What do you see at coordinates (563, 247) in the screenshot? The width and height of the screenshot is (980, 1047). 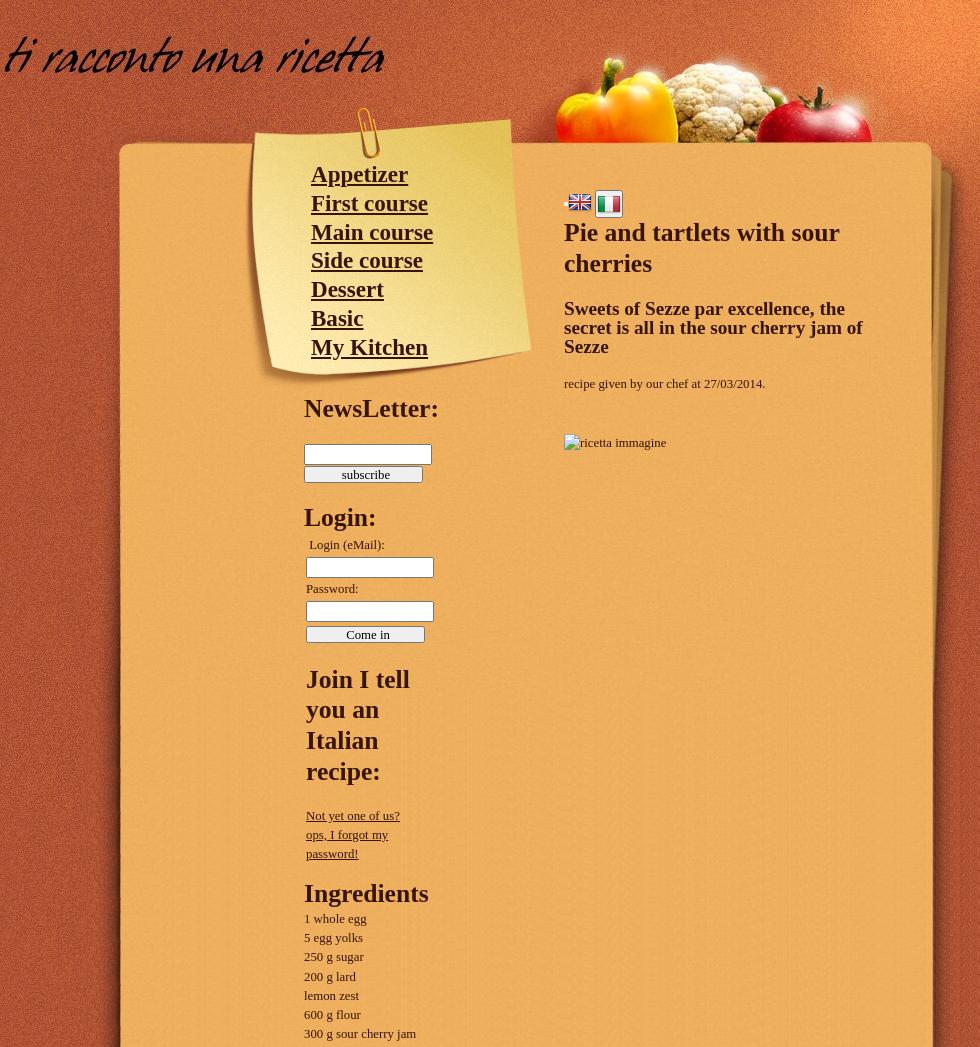 I see `'Pie and tartlets with sour cherries'` at bounding box center [563, 247].